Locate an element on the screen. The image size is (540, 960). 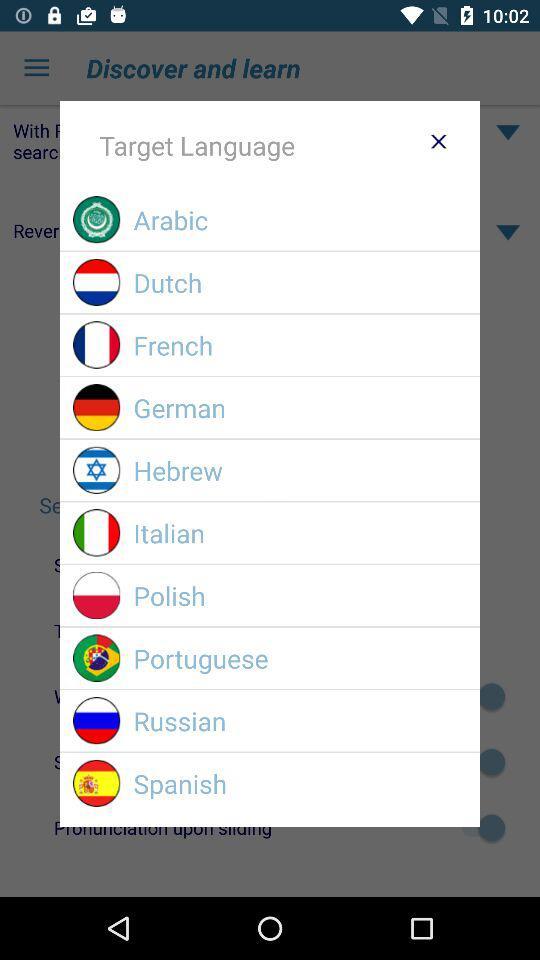
the polish item is located at coordinates (299, 595).